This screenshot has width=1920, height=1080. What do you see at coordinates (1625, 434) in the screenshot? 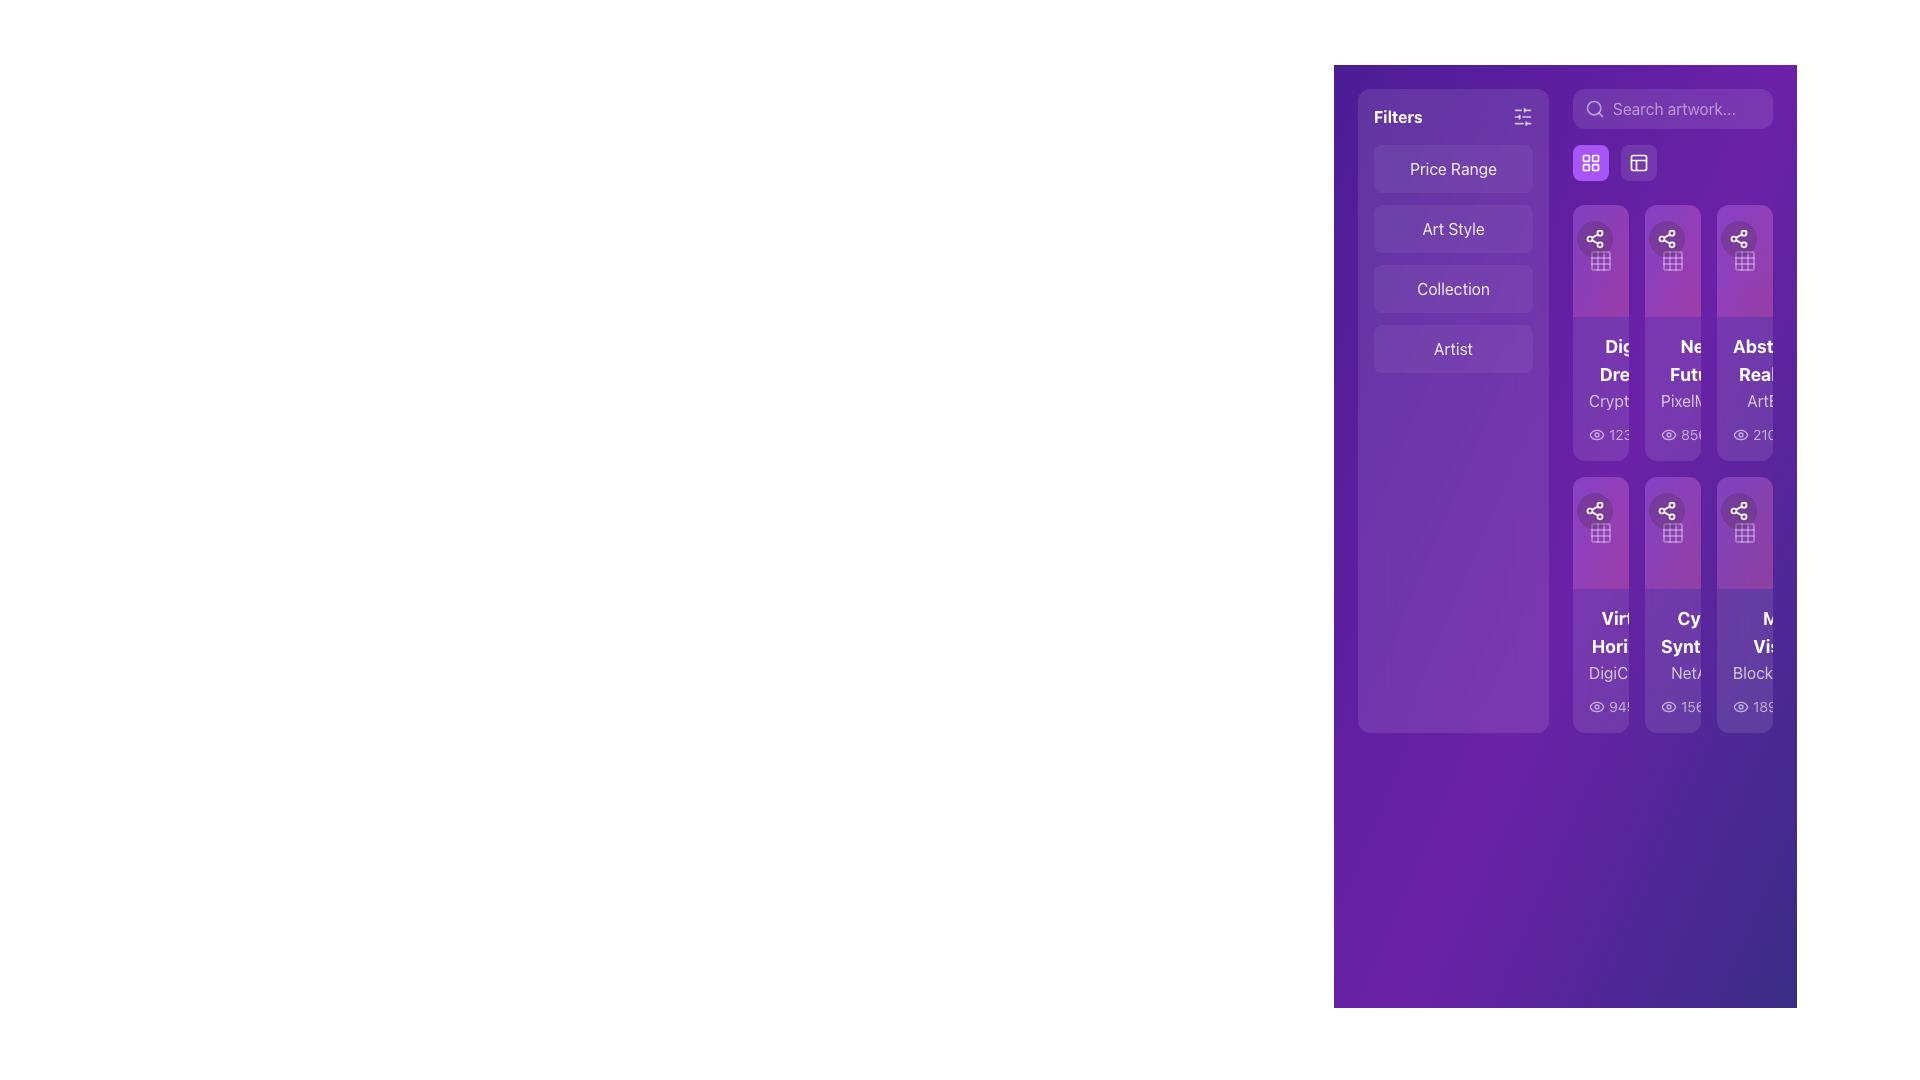
I see `the Text Label that displays a count or metric, positioned centrally within a list of items on the right-hand side of the interface` at bounding box center [1625, 434].